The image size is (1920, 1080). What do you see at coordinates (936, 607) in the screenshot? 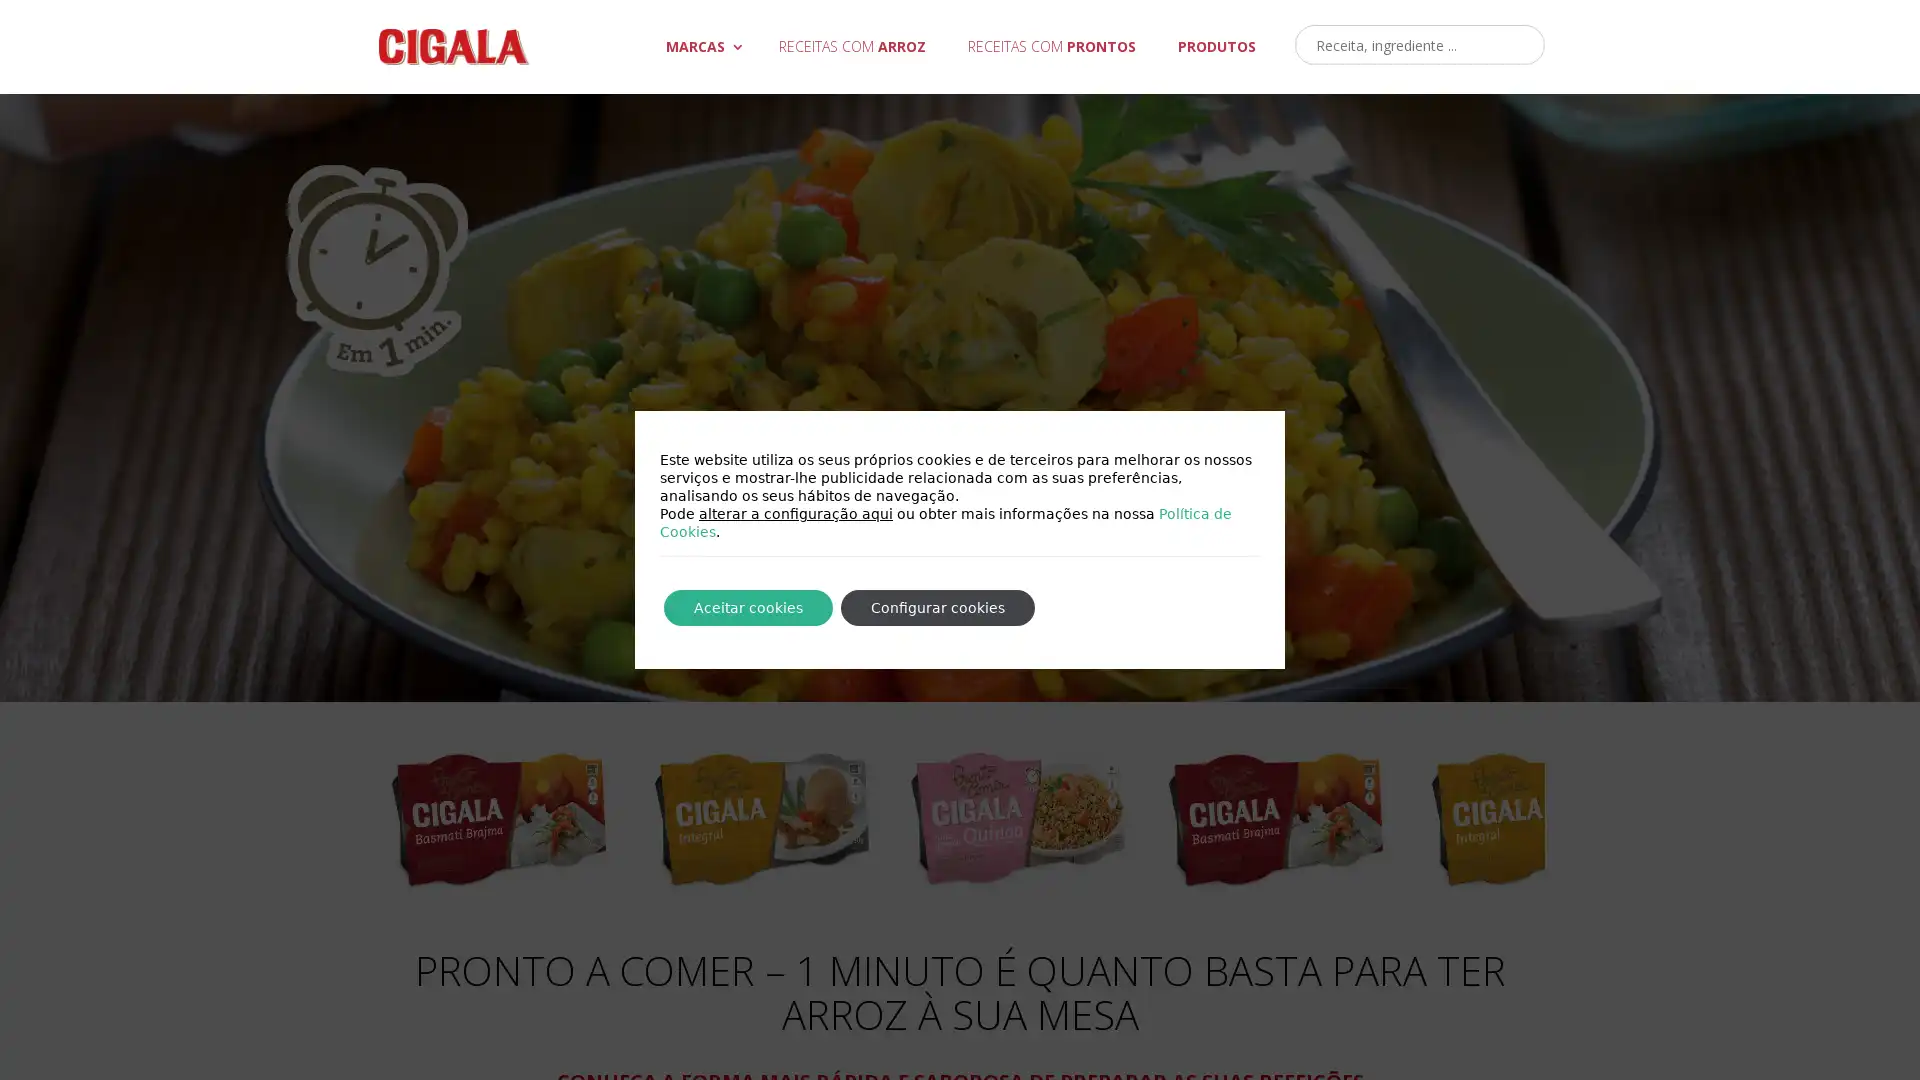
I see `Configurar cookies` at bounding box center [936, 607].